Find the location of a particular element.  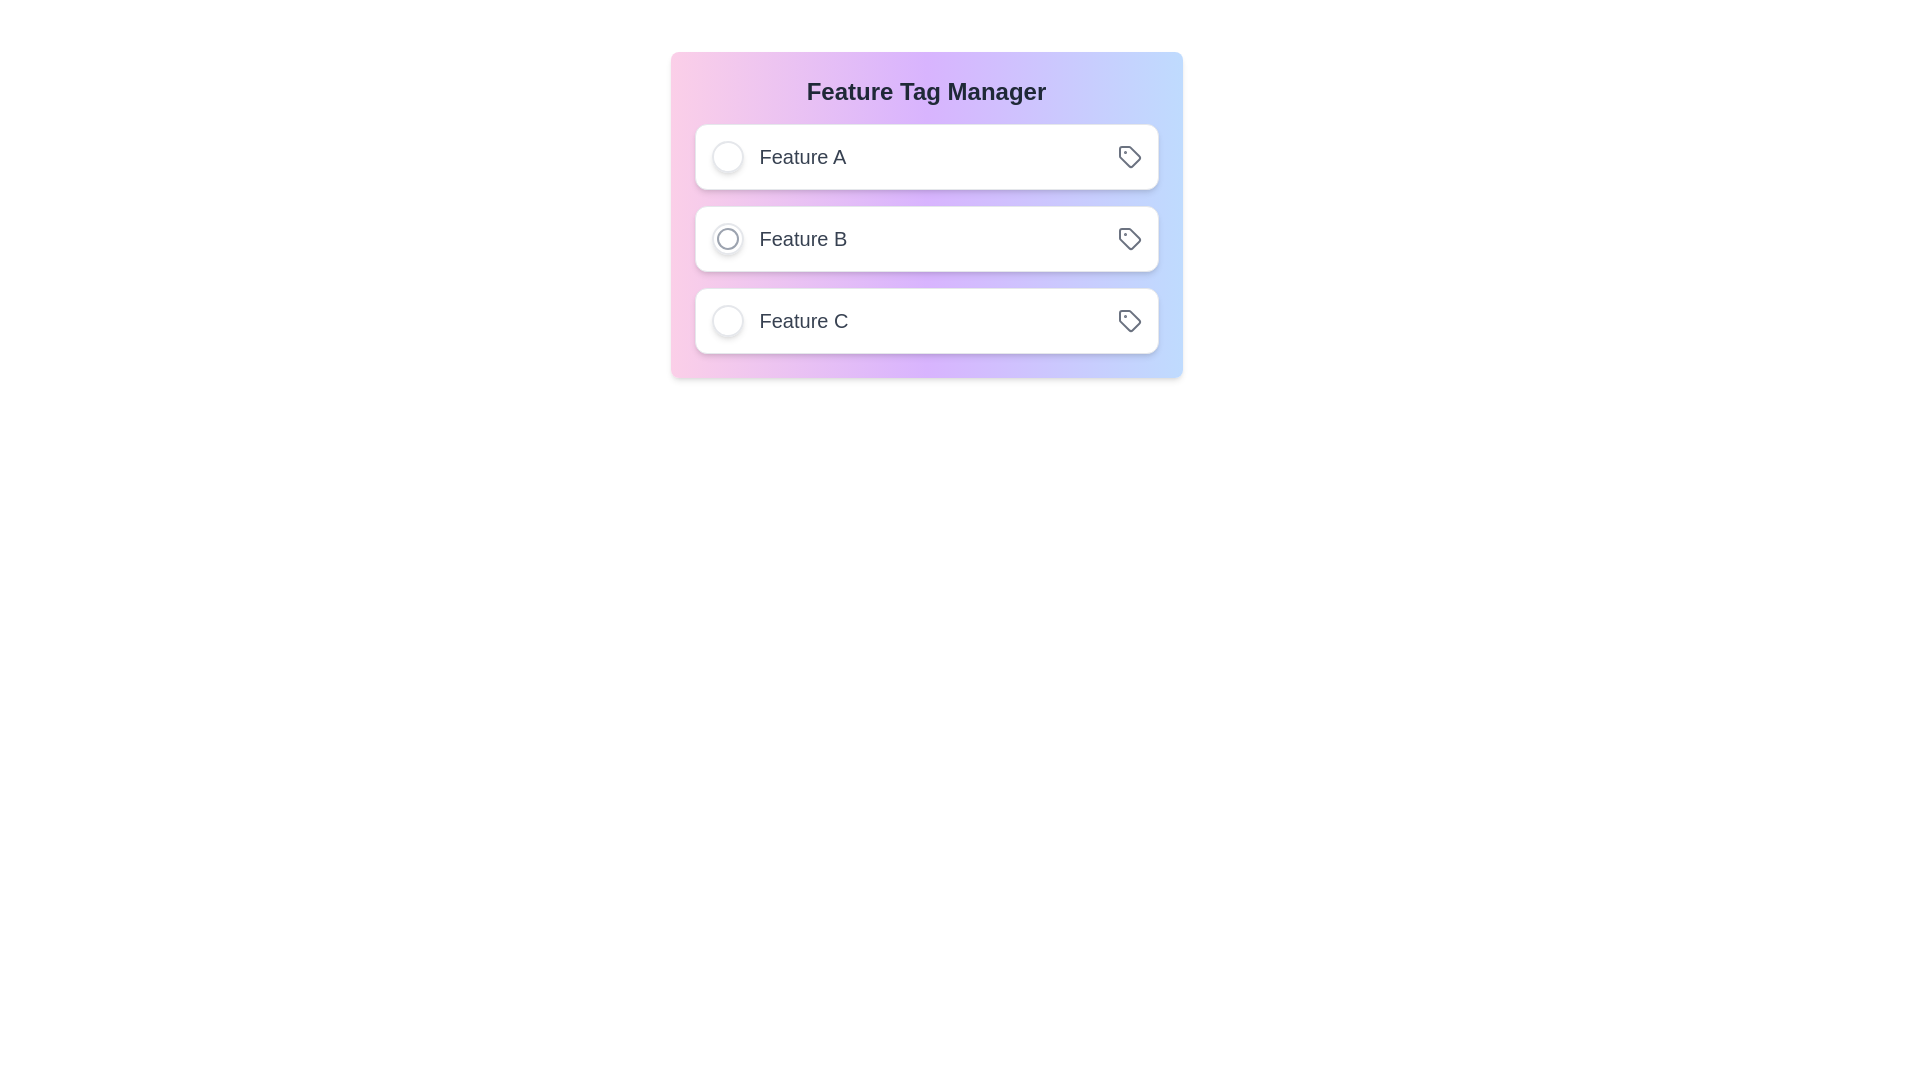

the tag-shaped icon next to the label 'Feature A' is located at coordinates (1129, 156).